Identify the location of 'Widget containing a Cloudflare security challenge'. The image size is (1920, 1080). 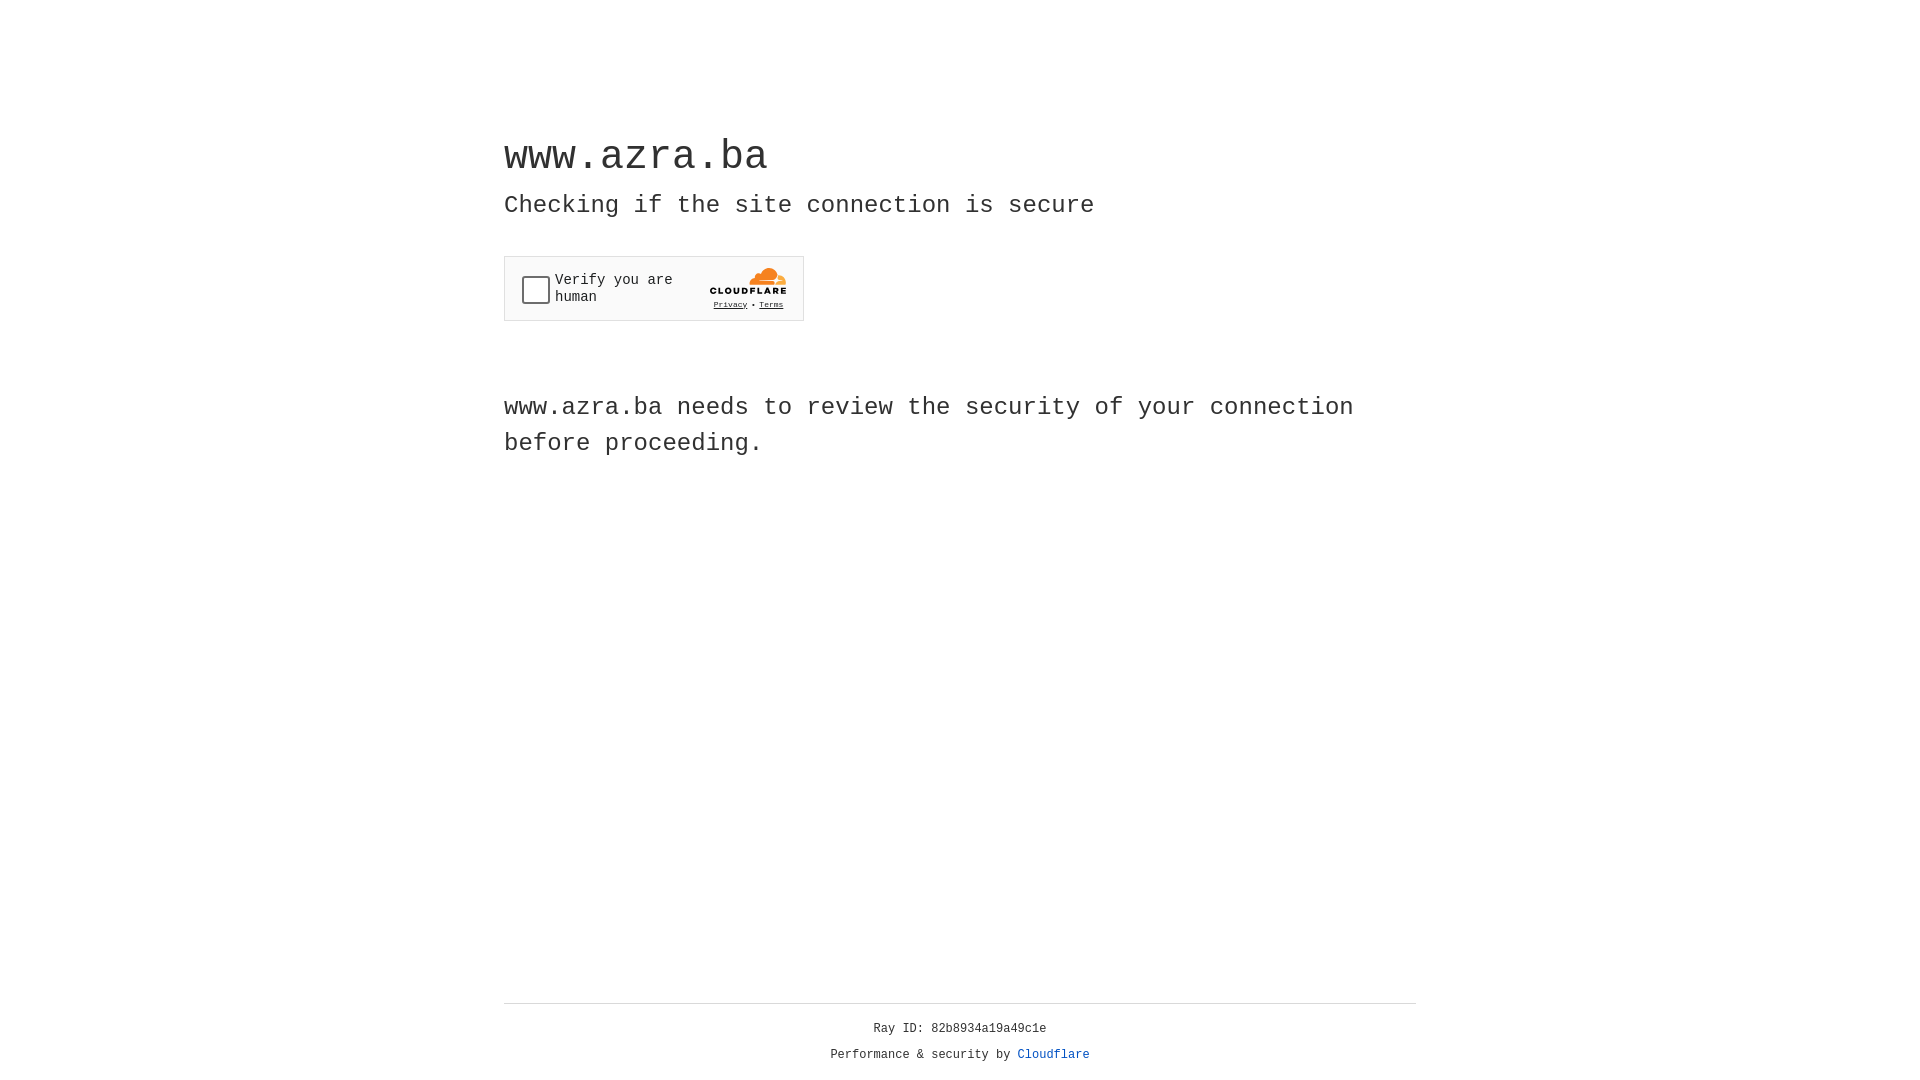
(653, 288).